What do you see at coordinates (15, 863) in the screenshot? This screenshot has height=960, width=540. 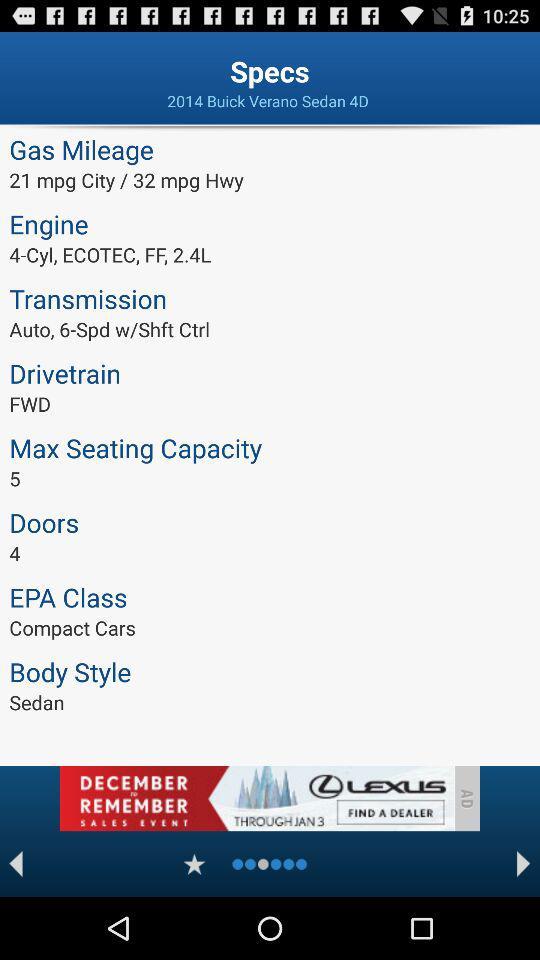 I see `previous` at bounding box center [15, 863].